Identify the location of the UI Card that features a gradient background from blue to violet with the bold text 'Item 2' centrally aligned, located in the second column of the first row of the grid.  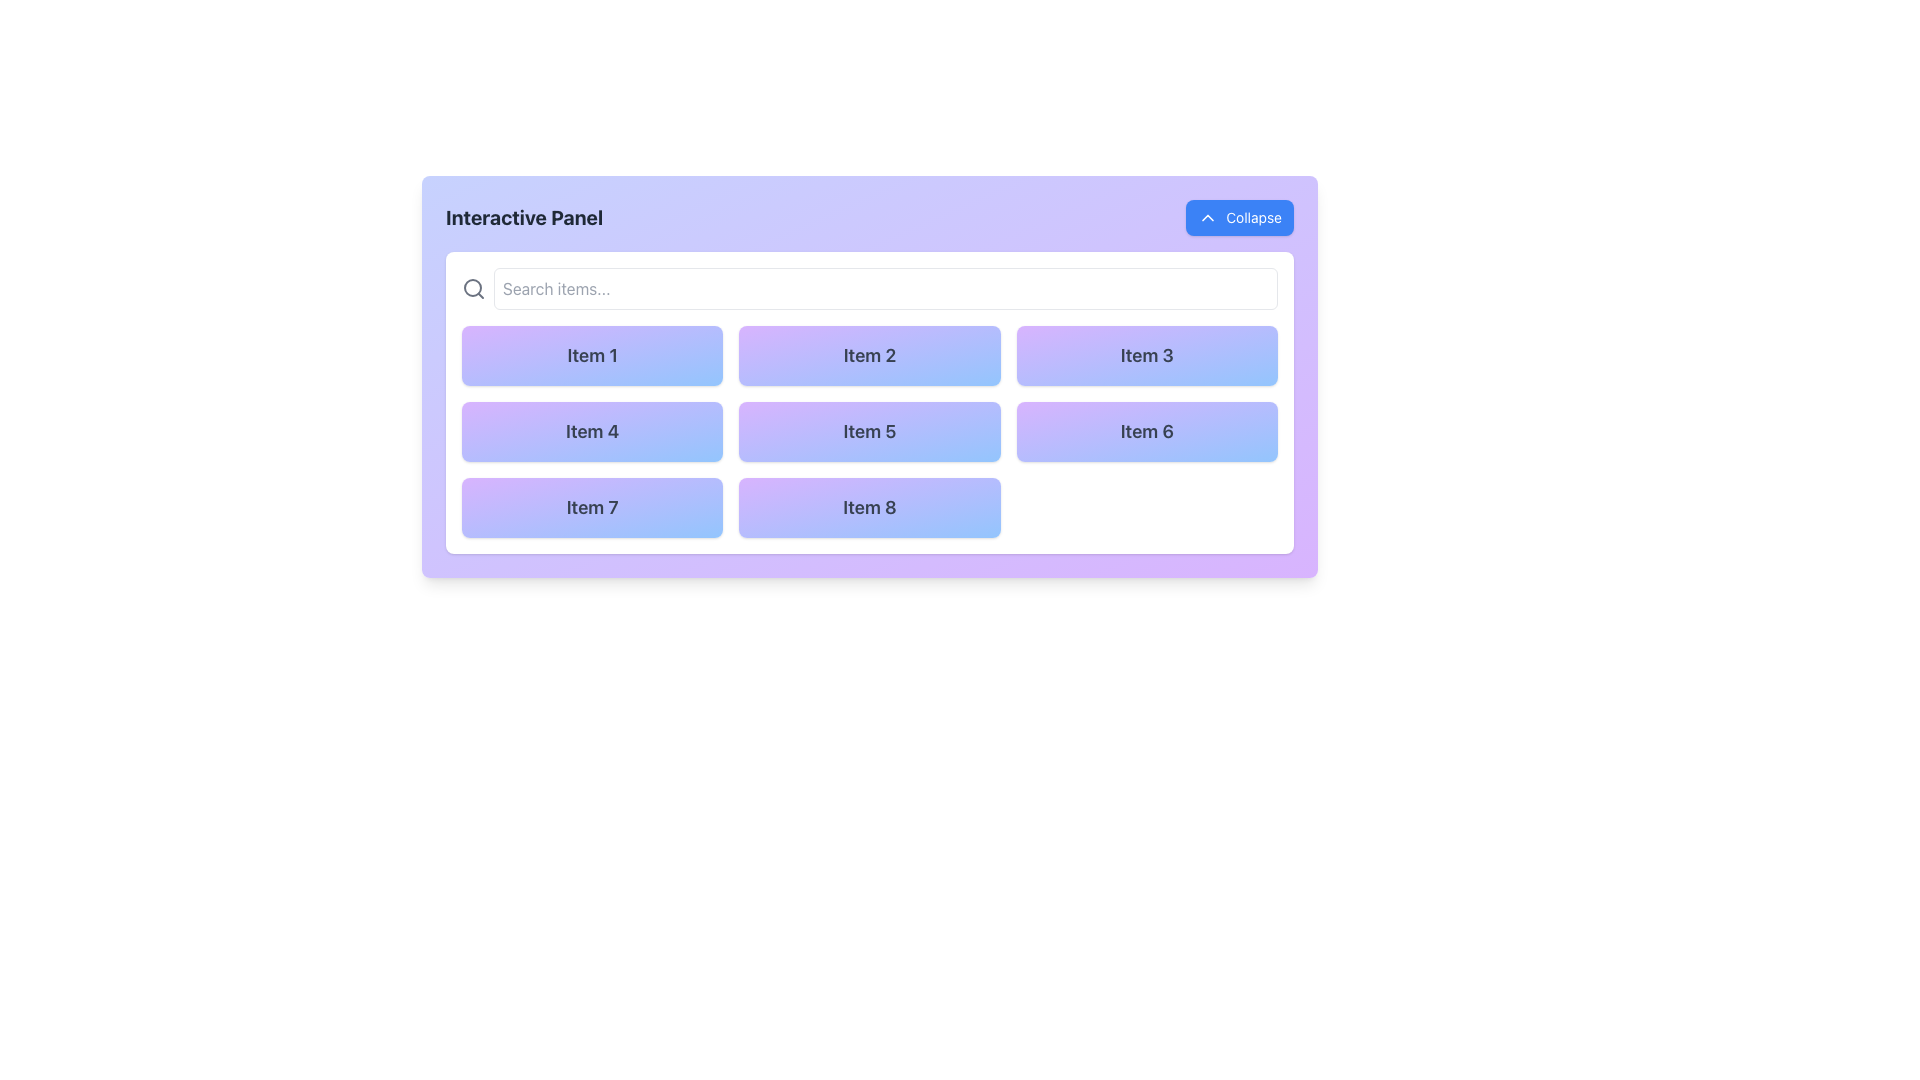
(869, 377).